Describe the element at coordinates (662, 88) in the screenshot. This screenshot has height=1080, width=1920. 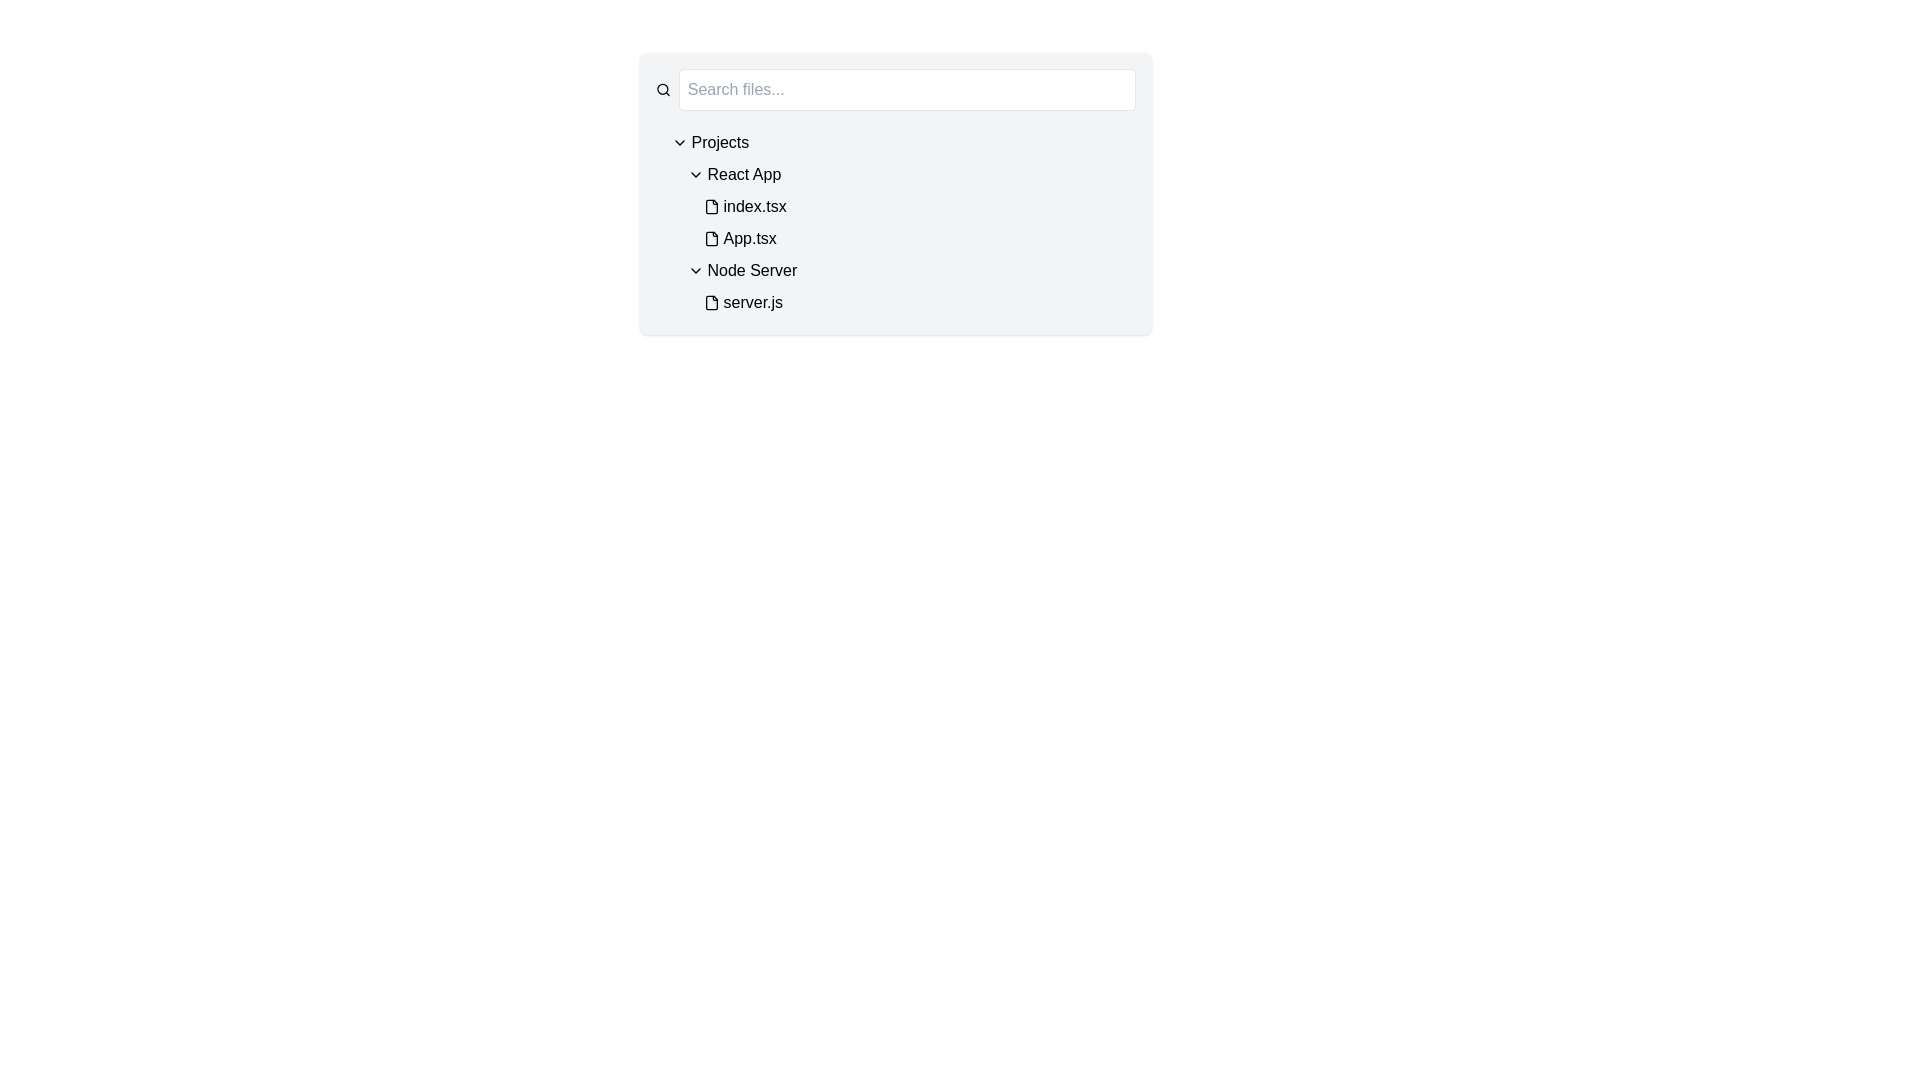
I see `the central circular shape of the search icon, which is an SVG circle with a radius of approximately 8px and a thin black outline, located near the top-left corner of the search field` at that location.